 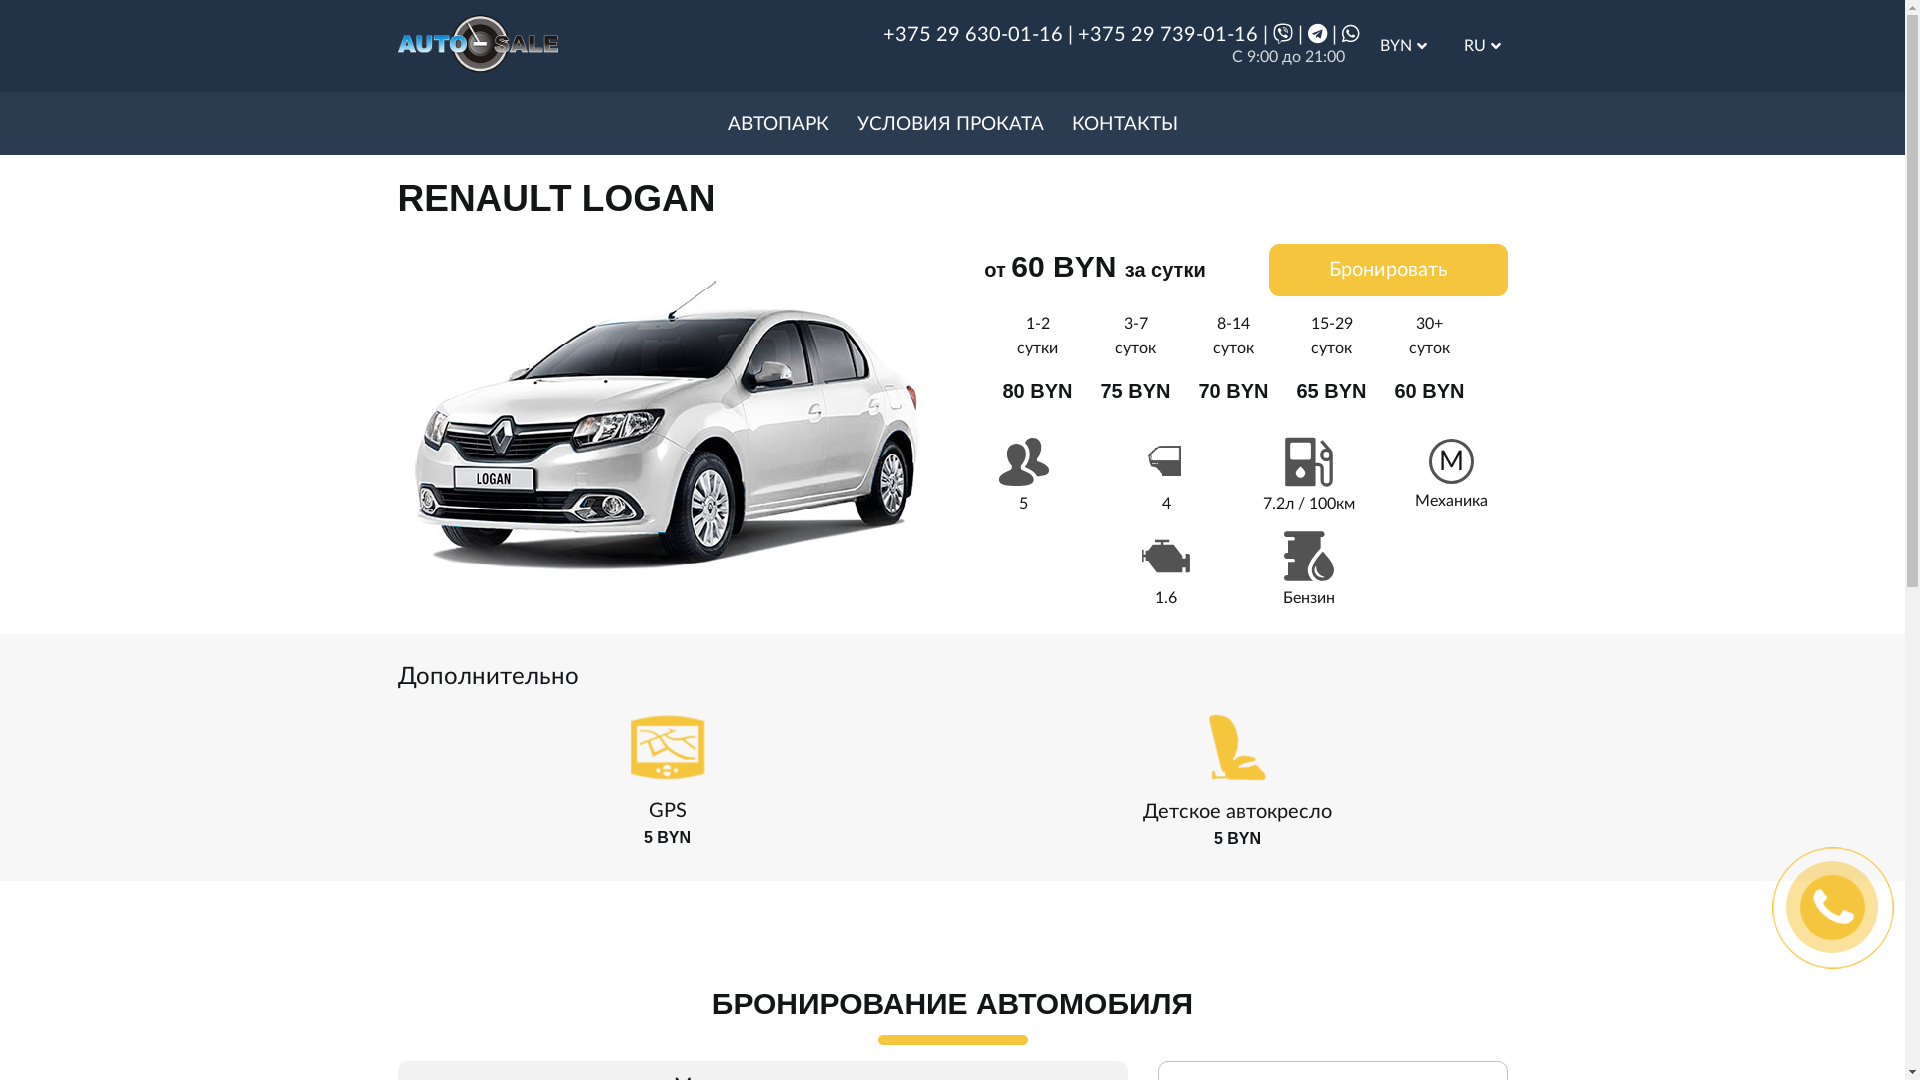 What do you see at coordinates (1167, 34) in the screenshot?
I see `'+375 29 739-01-16'` at bounding box center [1167, 34].